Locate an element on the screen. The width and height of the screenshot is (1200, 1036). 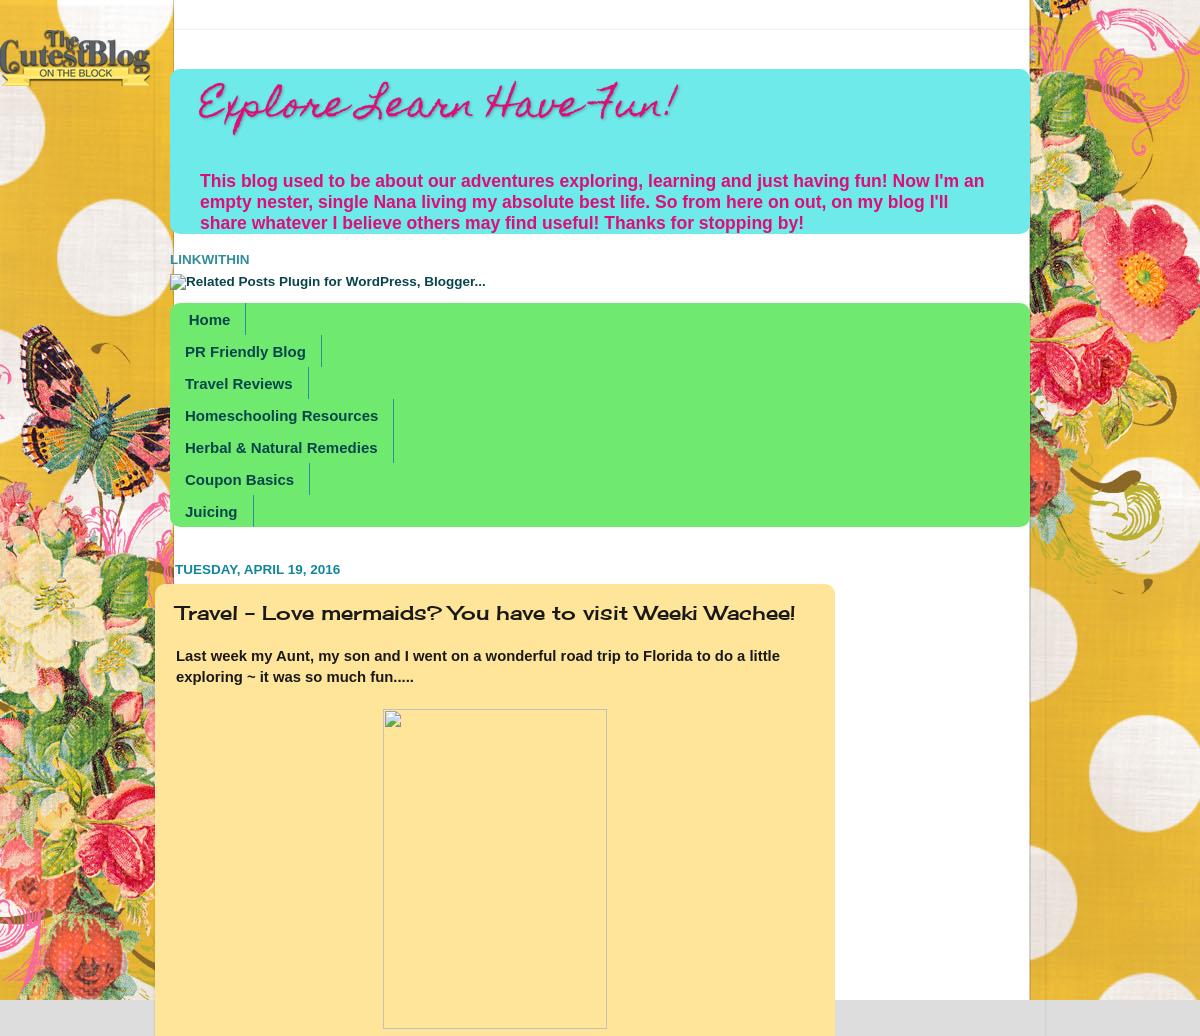
'PR Friendly Blog' is located at coordinates (244, 350).